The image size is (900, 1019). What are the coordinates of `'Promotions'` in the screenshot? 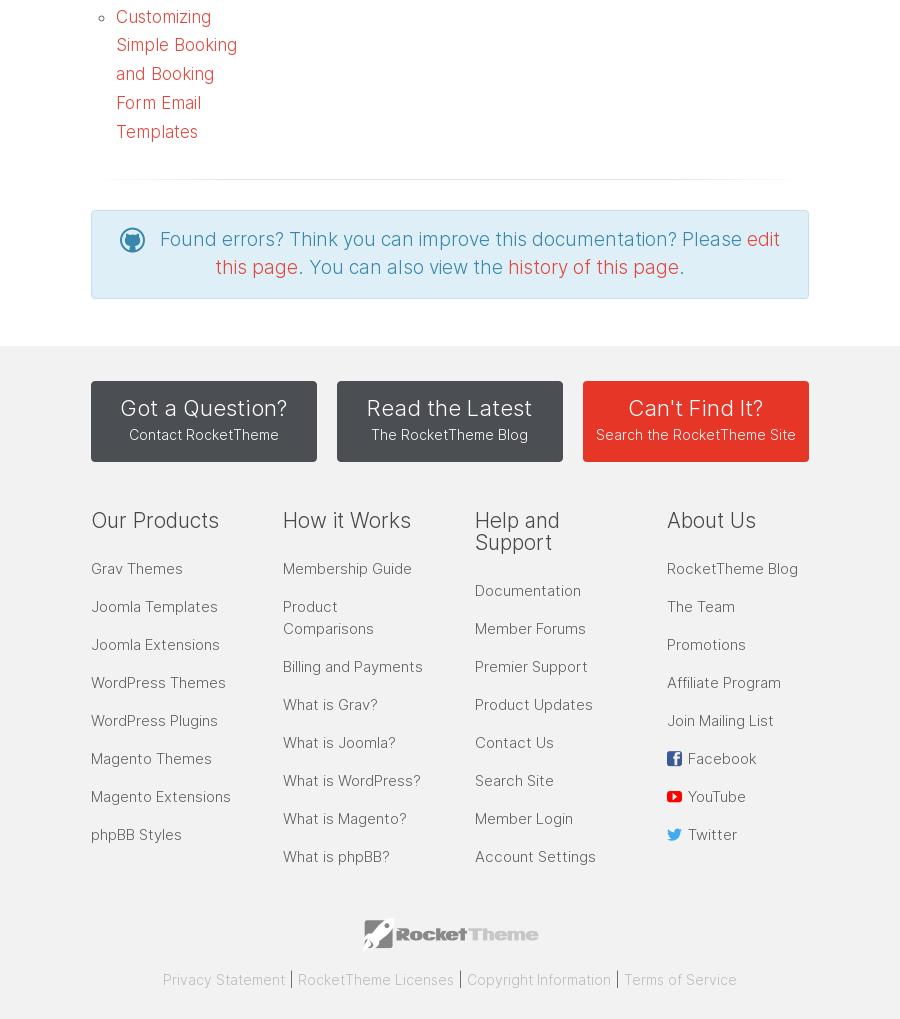 It's located at (705, 644).